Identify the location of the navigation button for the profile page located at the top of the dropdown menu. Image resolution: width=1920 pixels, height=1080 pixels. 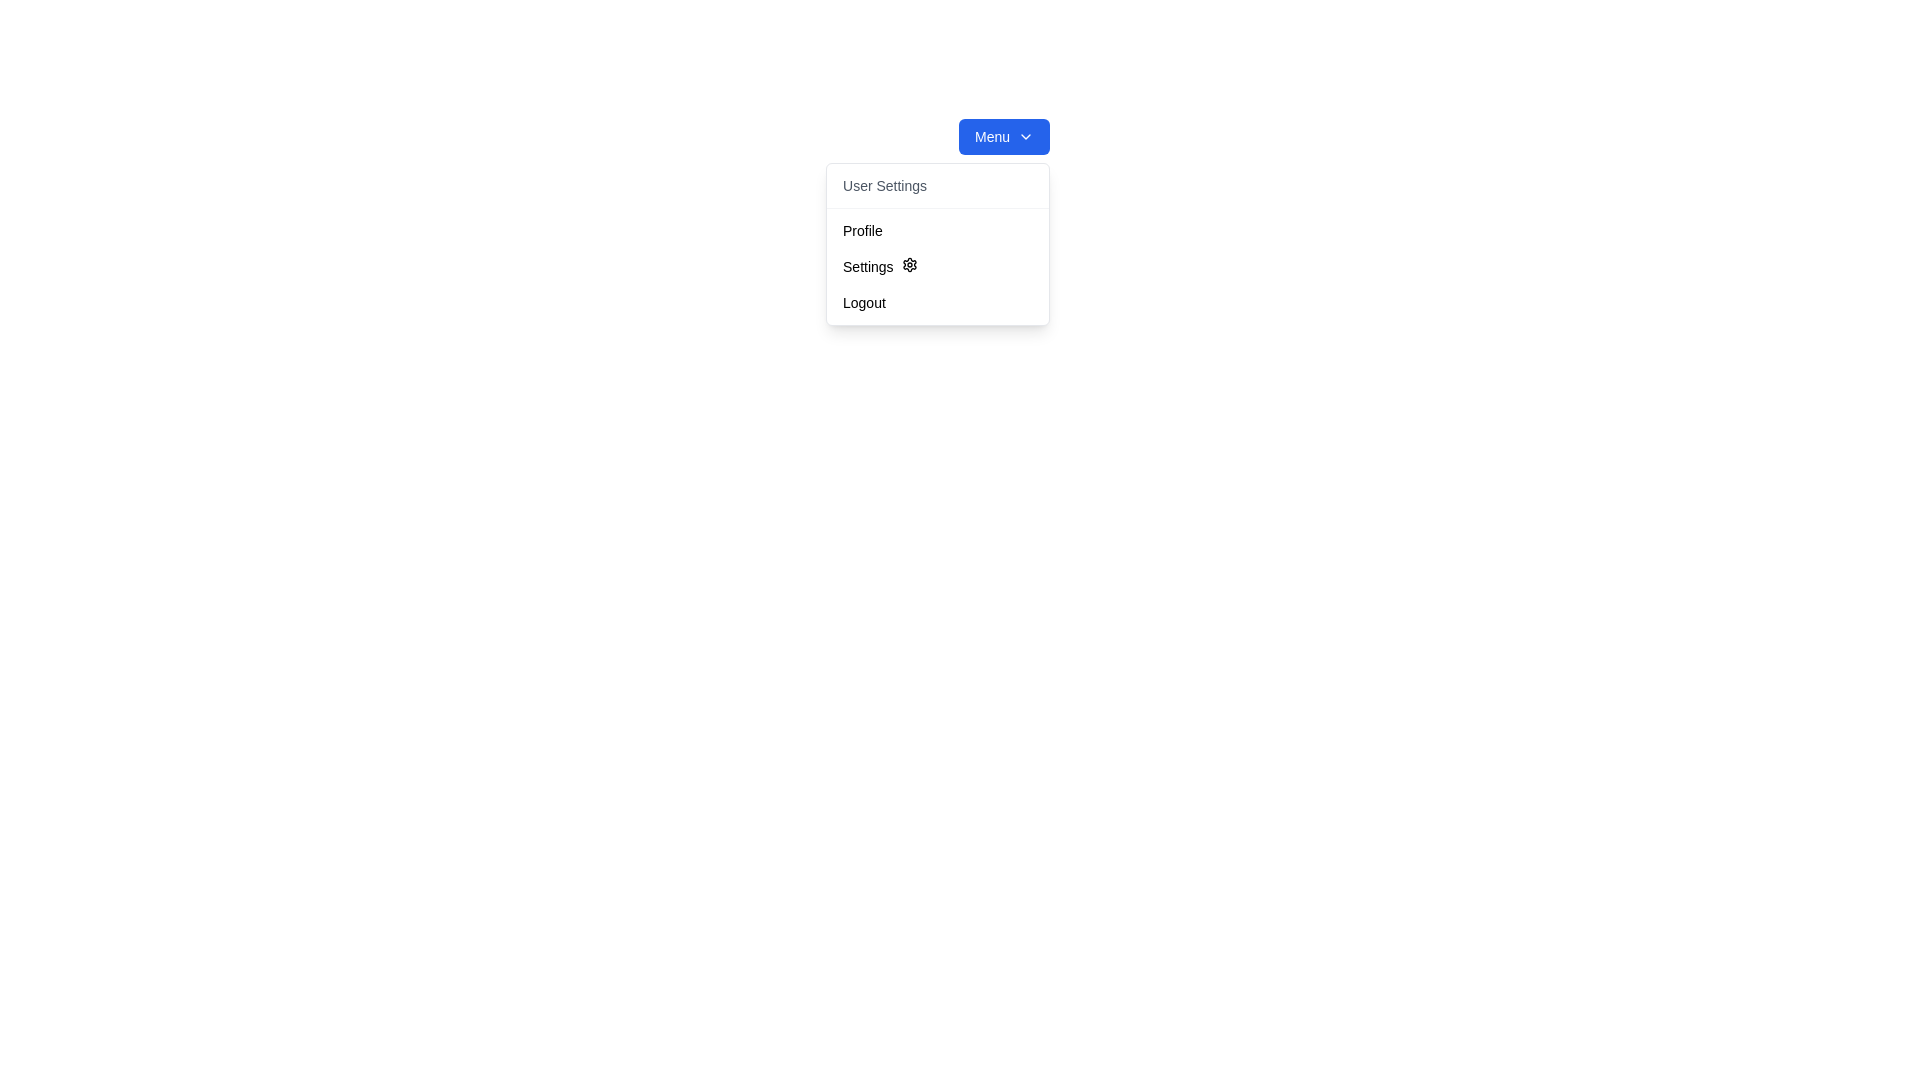
(937, 230).